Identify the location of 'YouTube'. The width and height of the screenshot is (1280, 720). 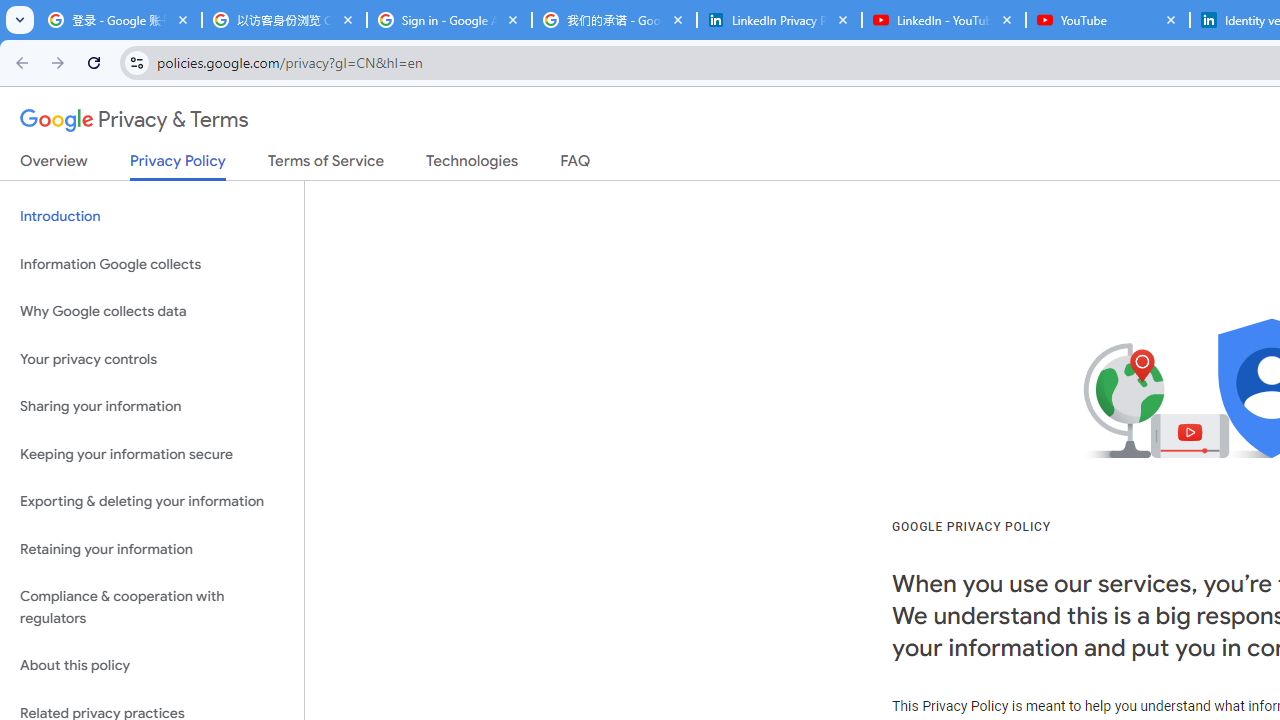
(1107, 20).